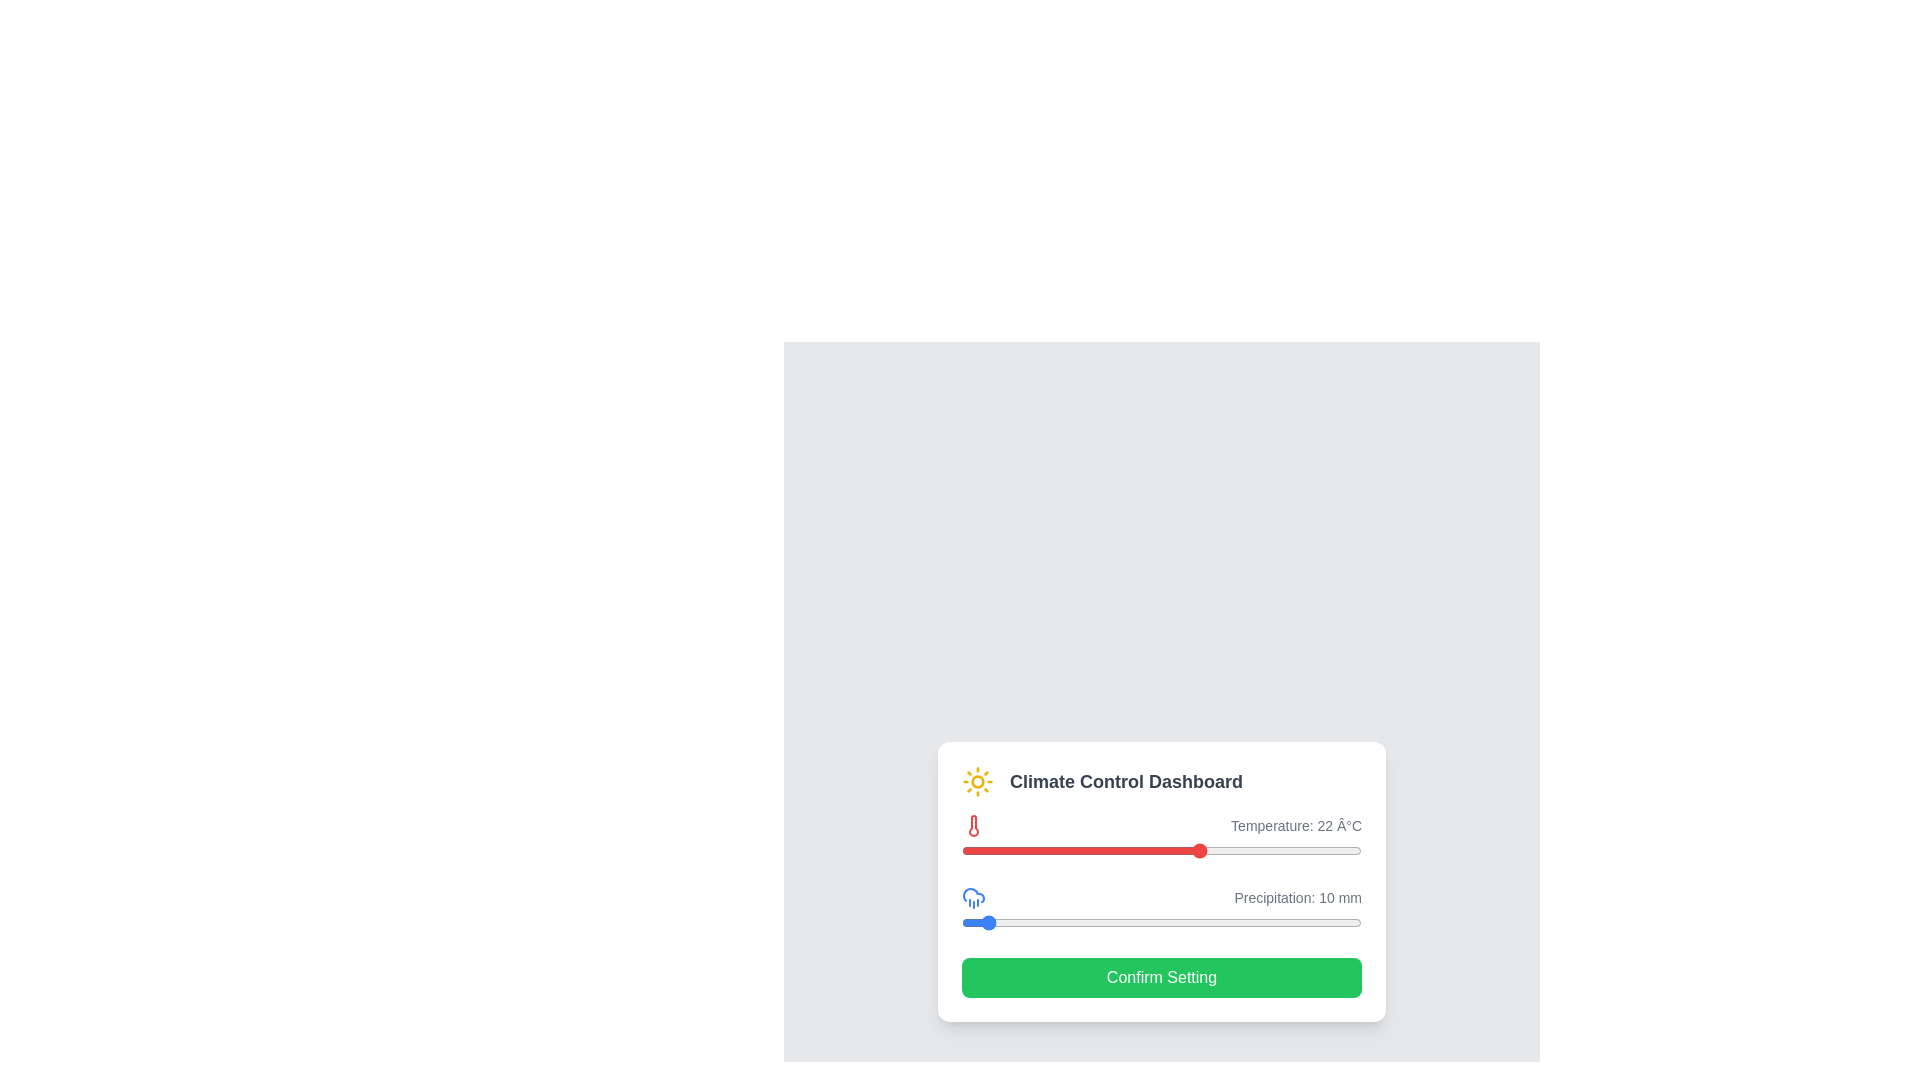  I want to click on 'Confirm Setting' button, so click(1161, 977).